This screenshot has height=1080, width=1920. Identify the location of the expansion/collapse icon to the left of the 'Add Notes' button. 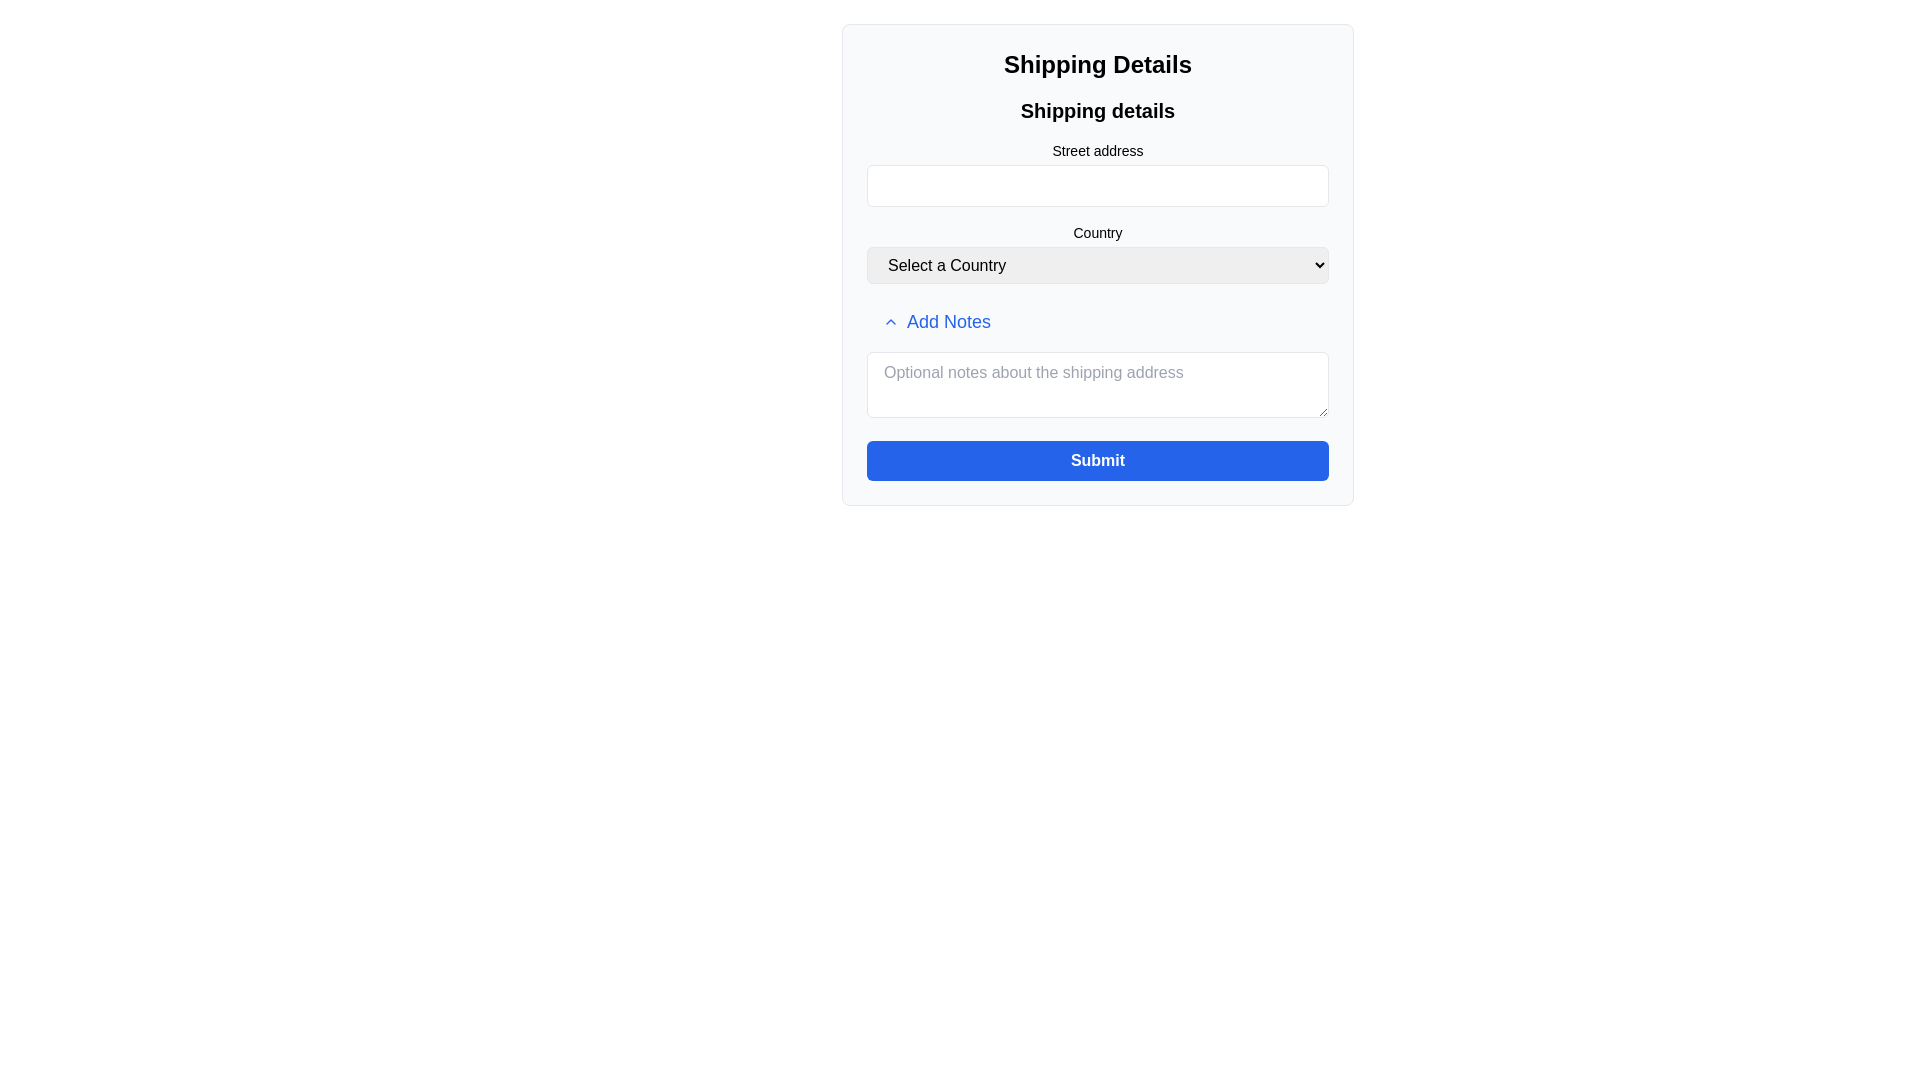
(890, 320).